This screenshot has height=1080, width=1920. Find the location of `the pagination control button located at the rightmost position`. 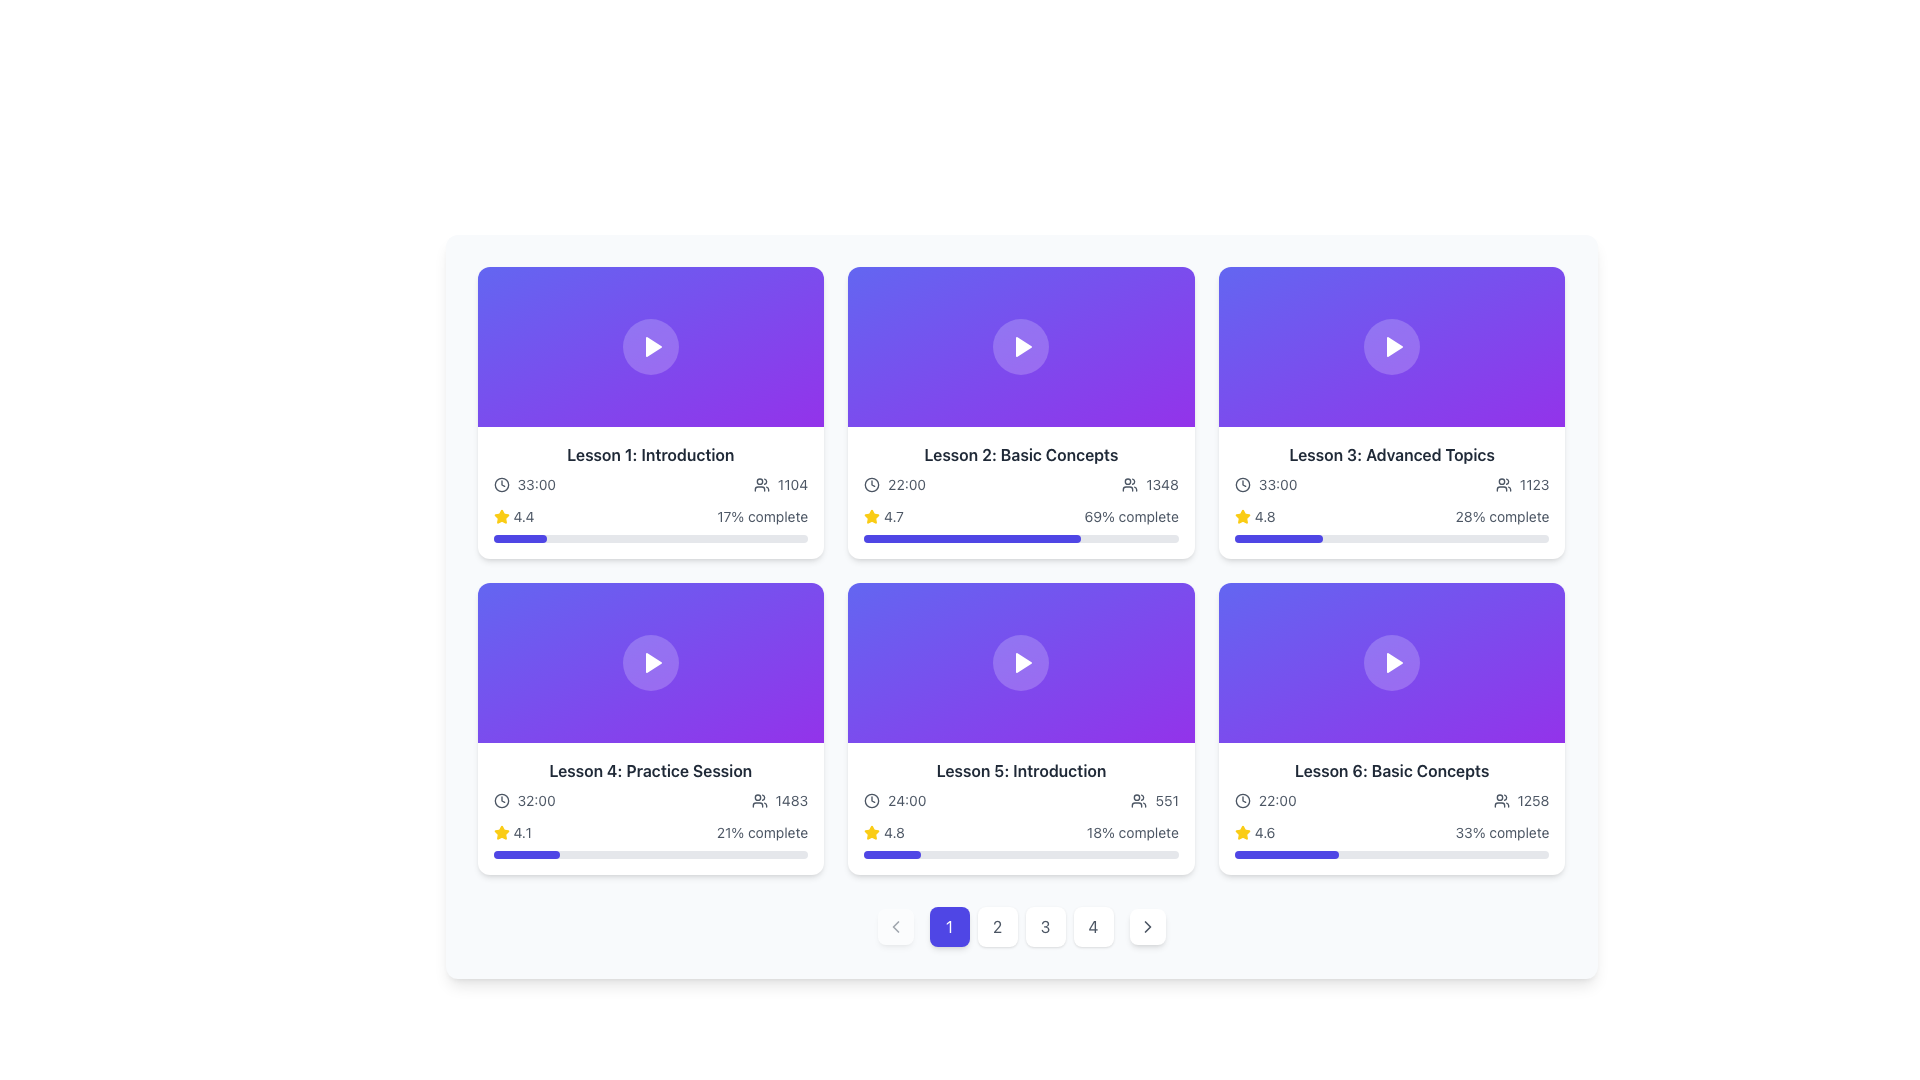

the pagination control button located at the rightmost position is located at coordinates (1147, 926).